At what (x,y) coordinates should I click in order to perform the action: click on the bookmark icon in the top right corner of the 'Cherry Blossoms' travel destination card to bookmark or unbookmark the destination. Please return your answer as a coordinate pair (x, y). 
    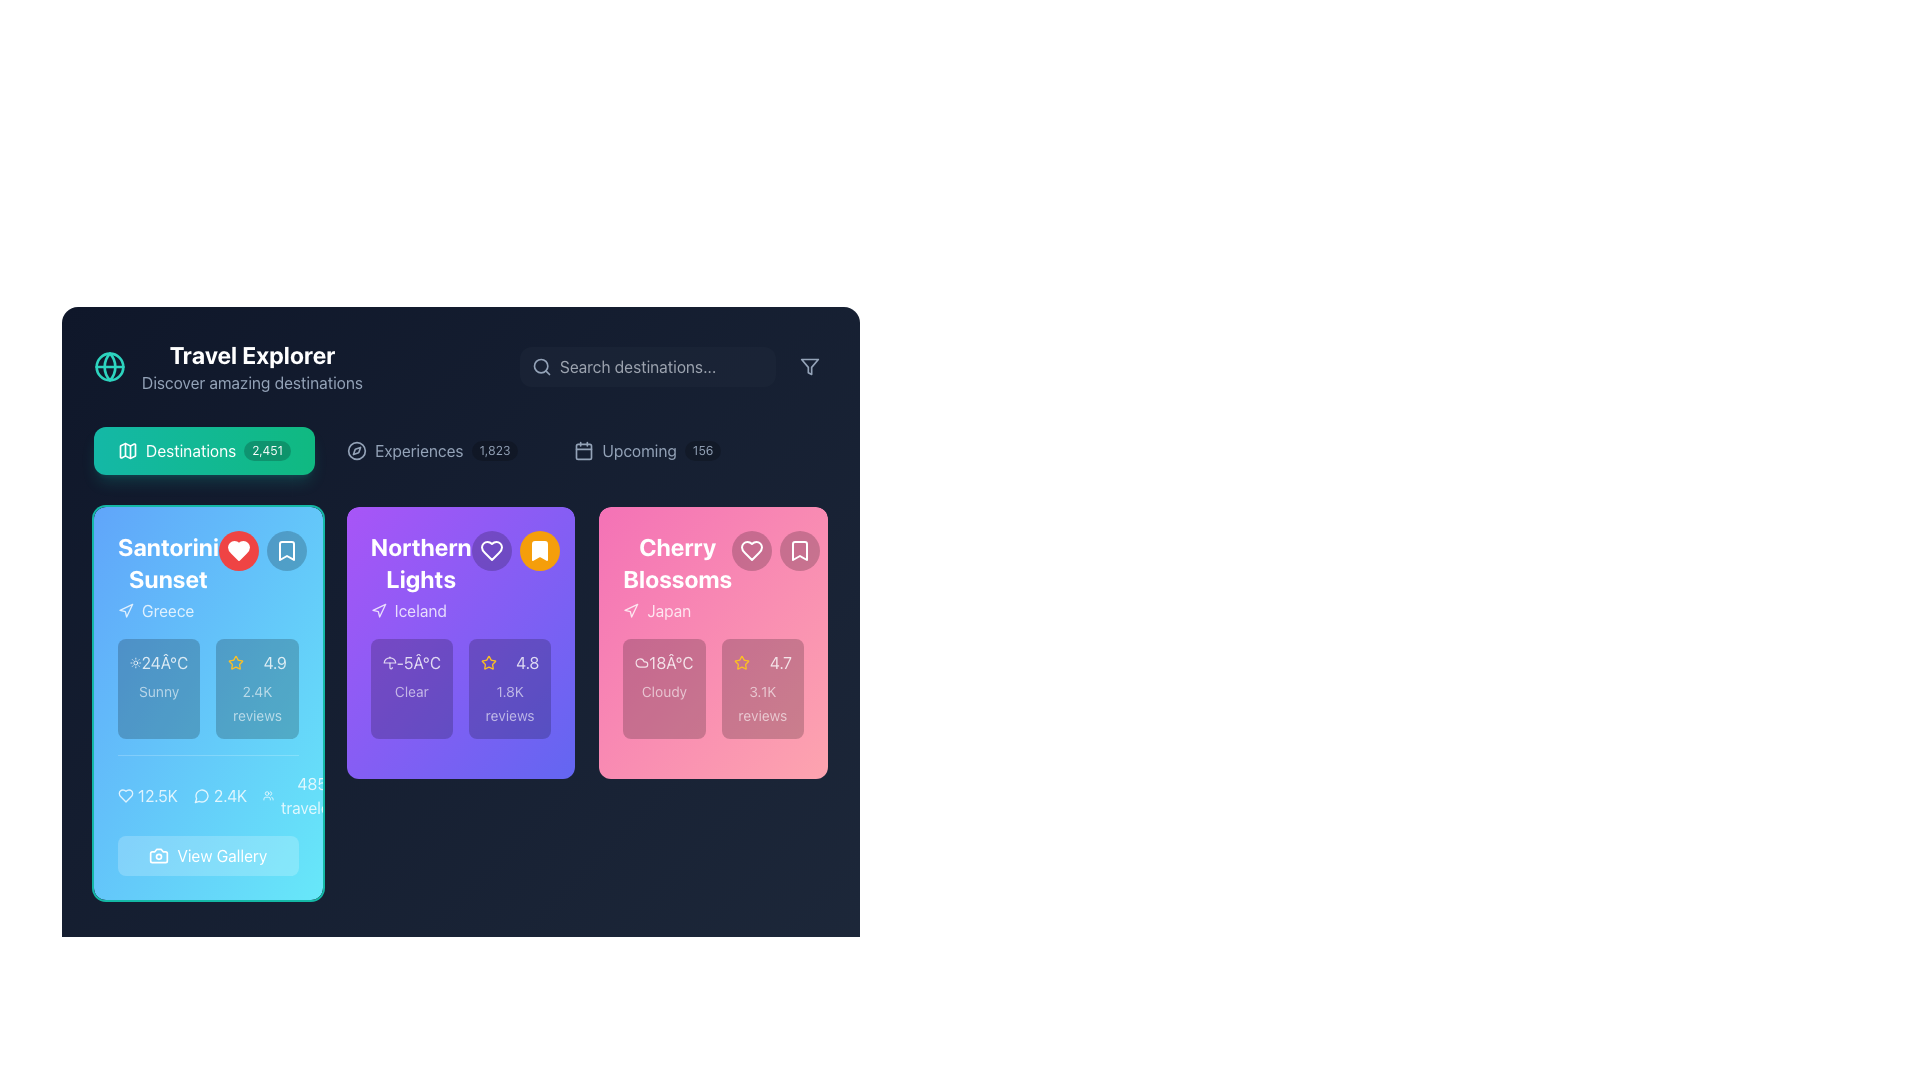
    Looking at the image, I should click on (800, 551).